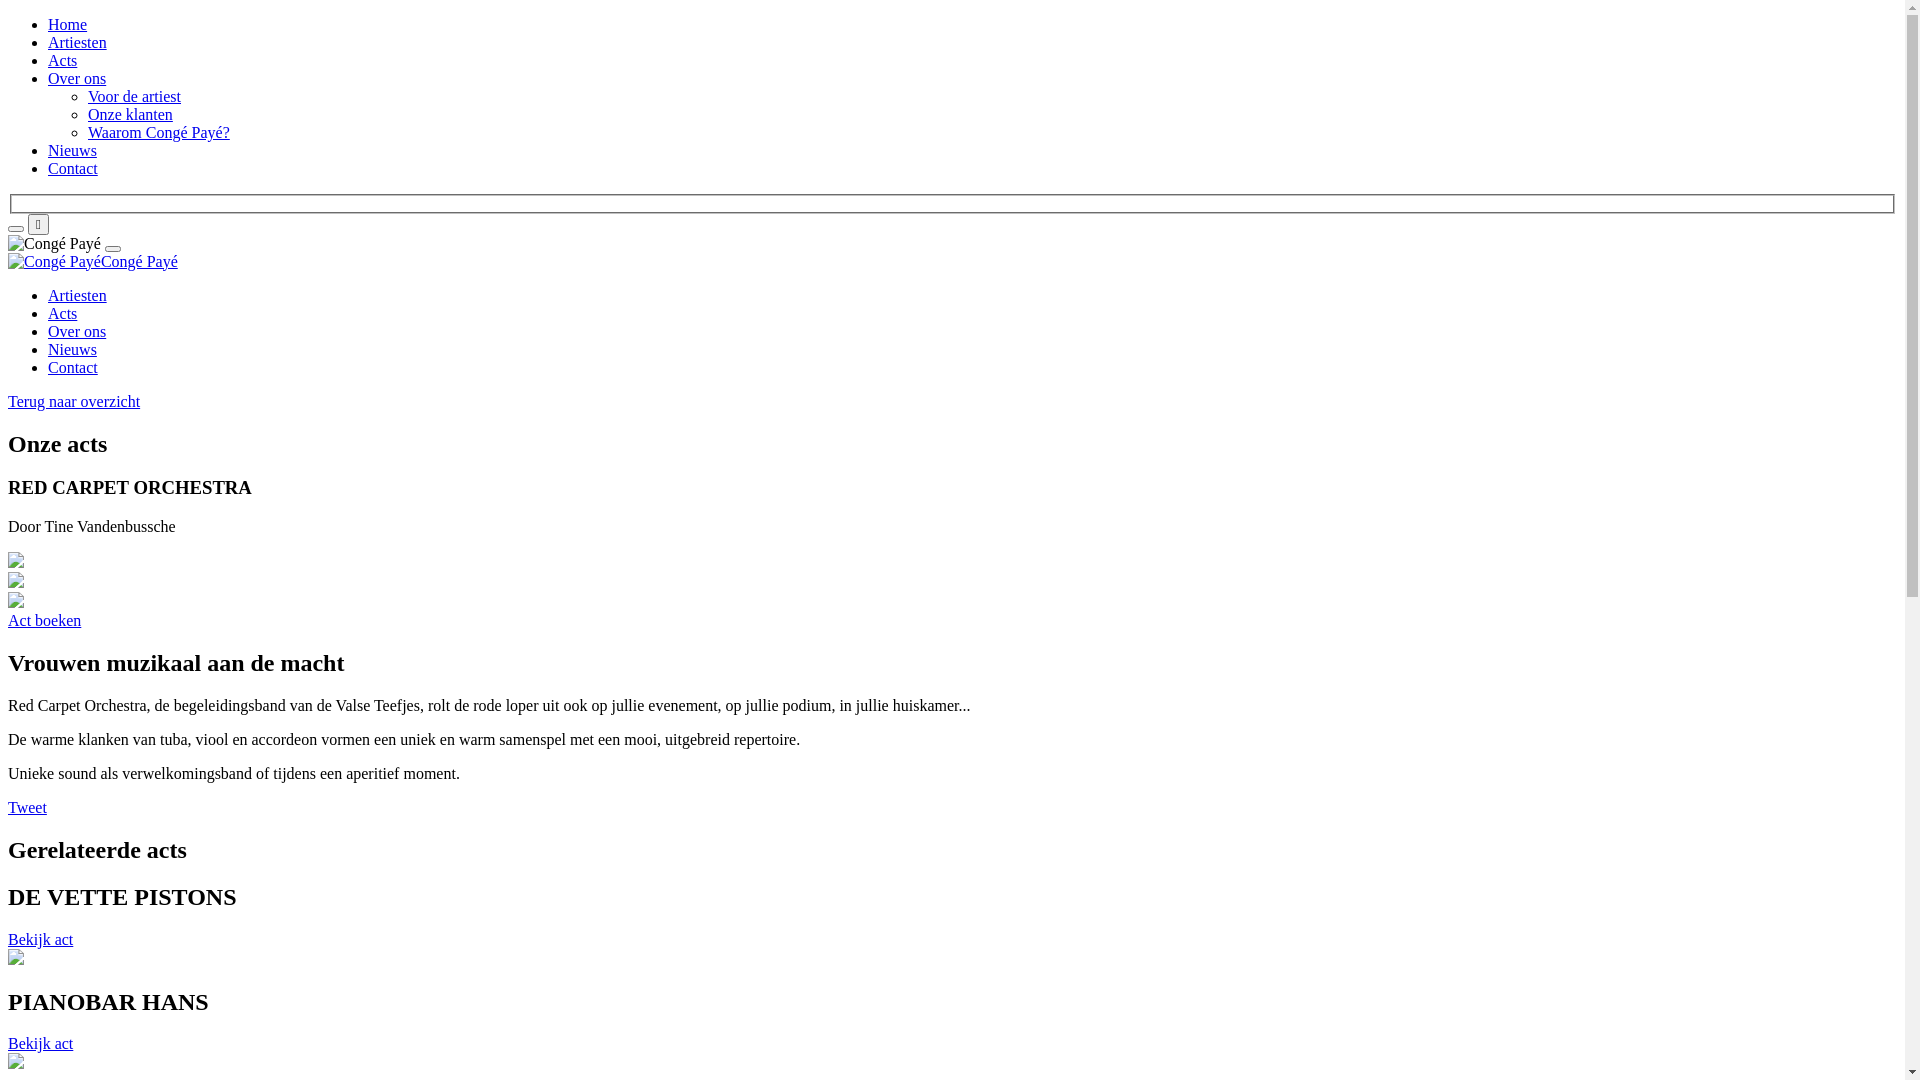  What do you see at coordinates (133, 96) in the screenshot?
I see `'Voor de artiest'` at bounding box center [133, 96].